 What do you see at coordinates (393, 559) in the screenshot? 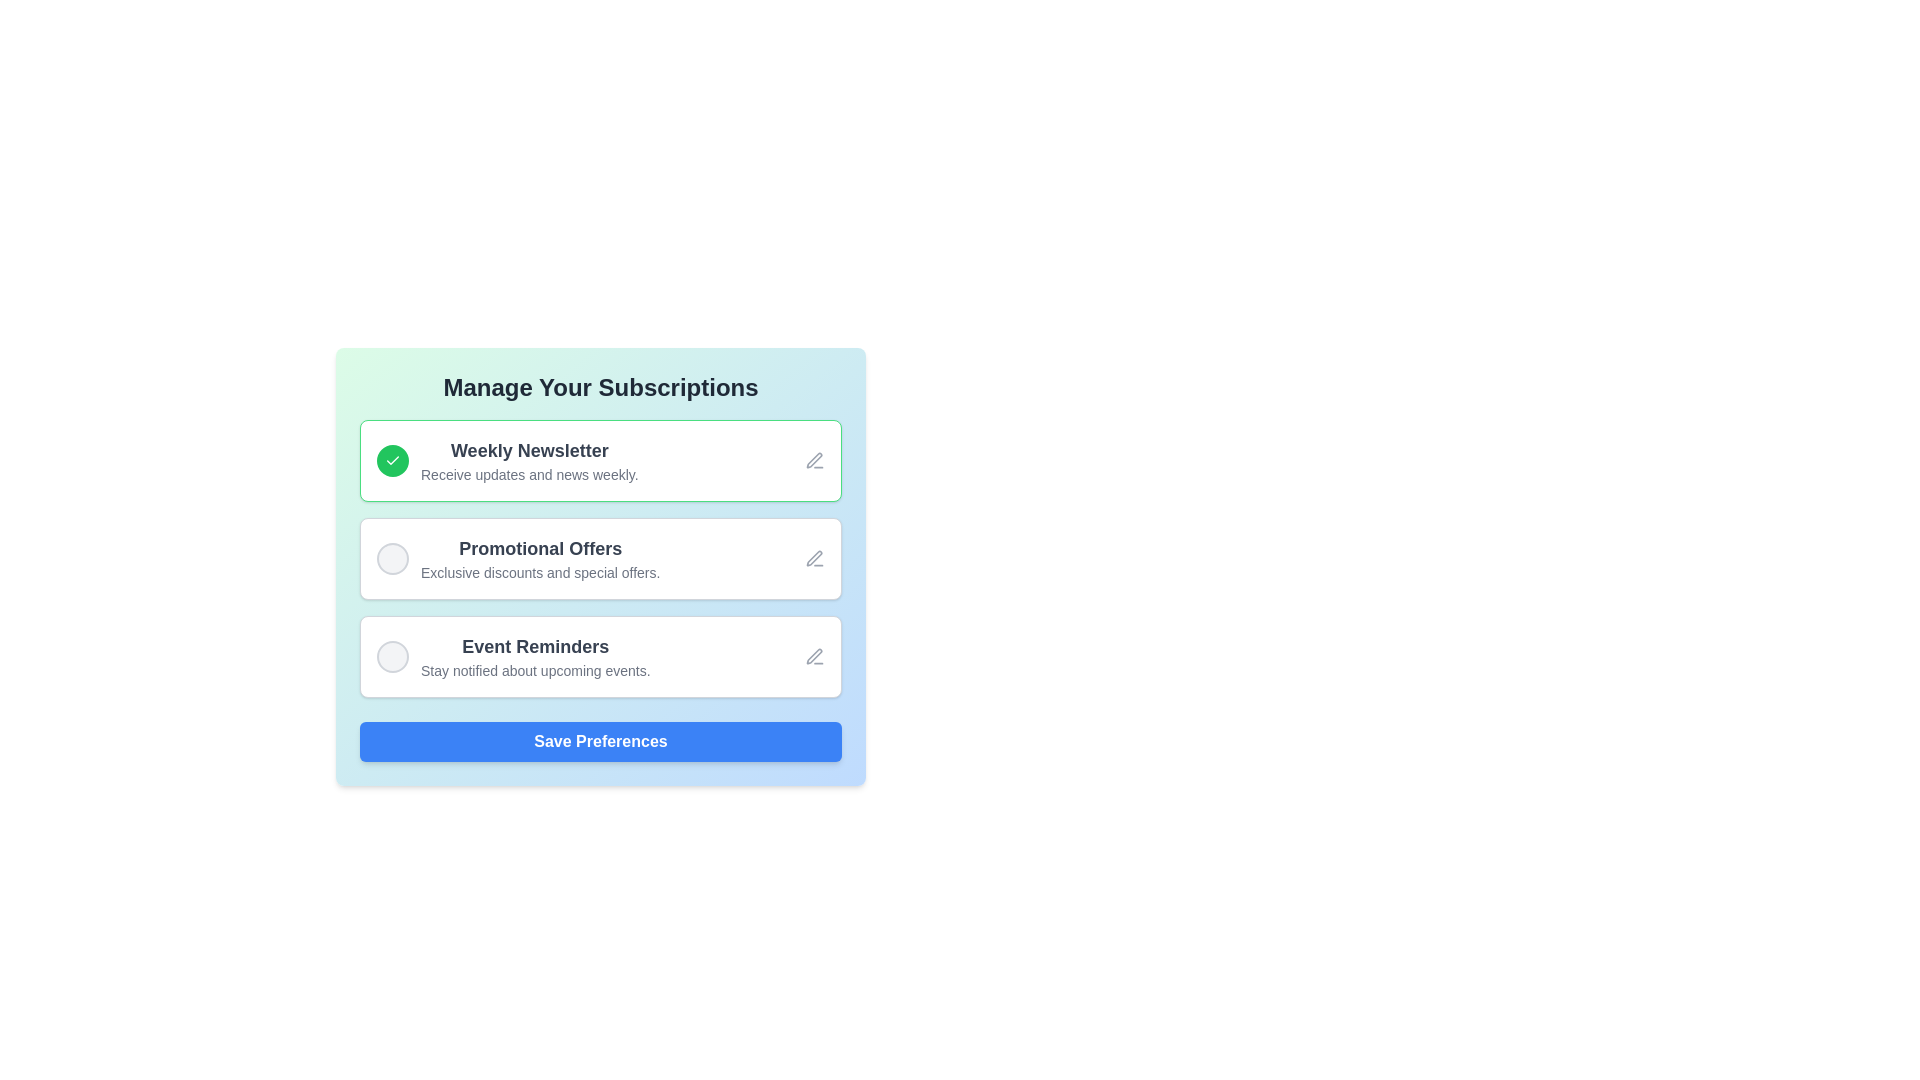
I see `the circular button with a light gray background and gray border located in the 'Promotional Offers' subscription item` at bounding box center [393, 559].